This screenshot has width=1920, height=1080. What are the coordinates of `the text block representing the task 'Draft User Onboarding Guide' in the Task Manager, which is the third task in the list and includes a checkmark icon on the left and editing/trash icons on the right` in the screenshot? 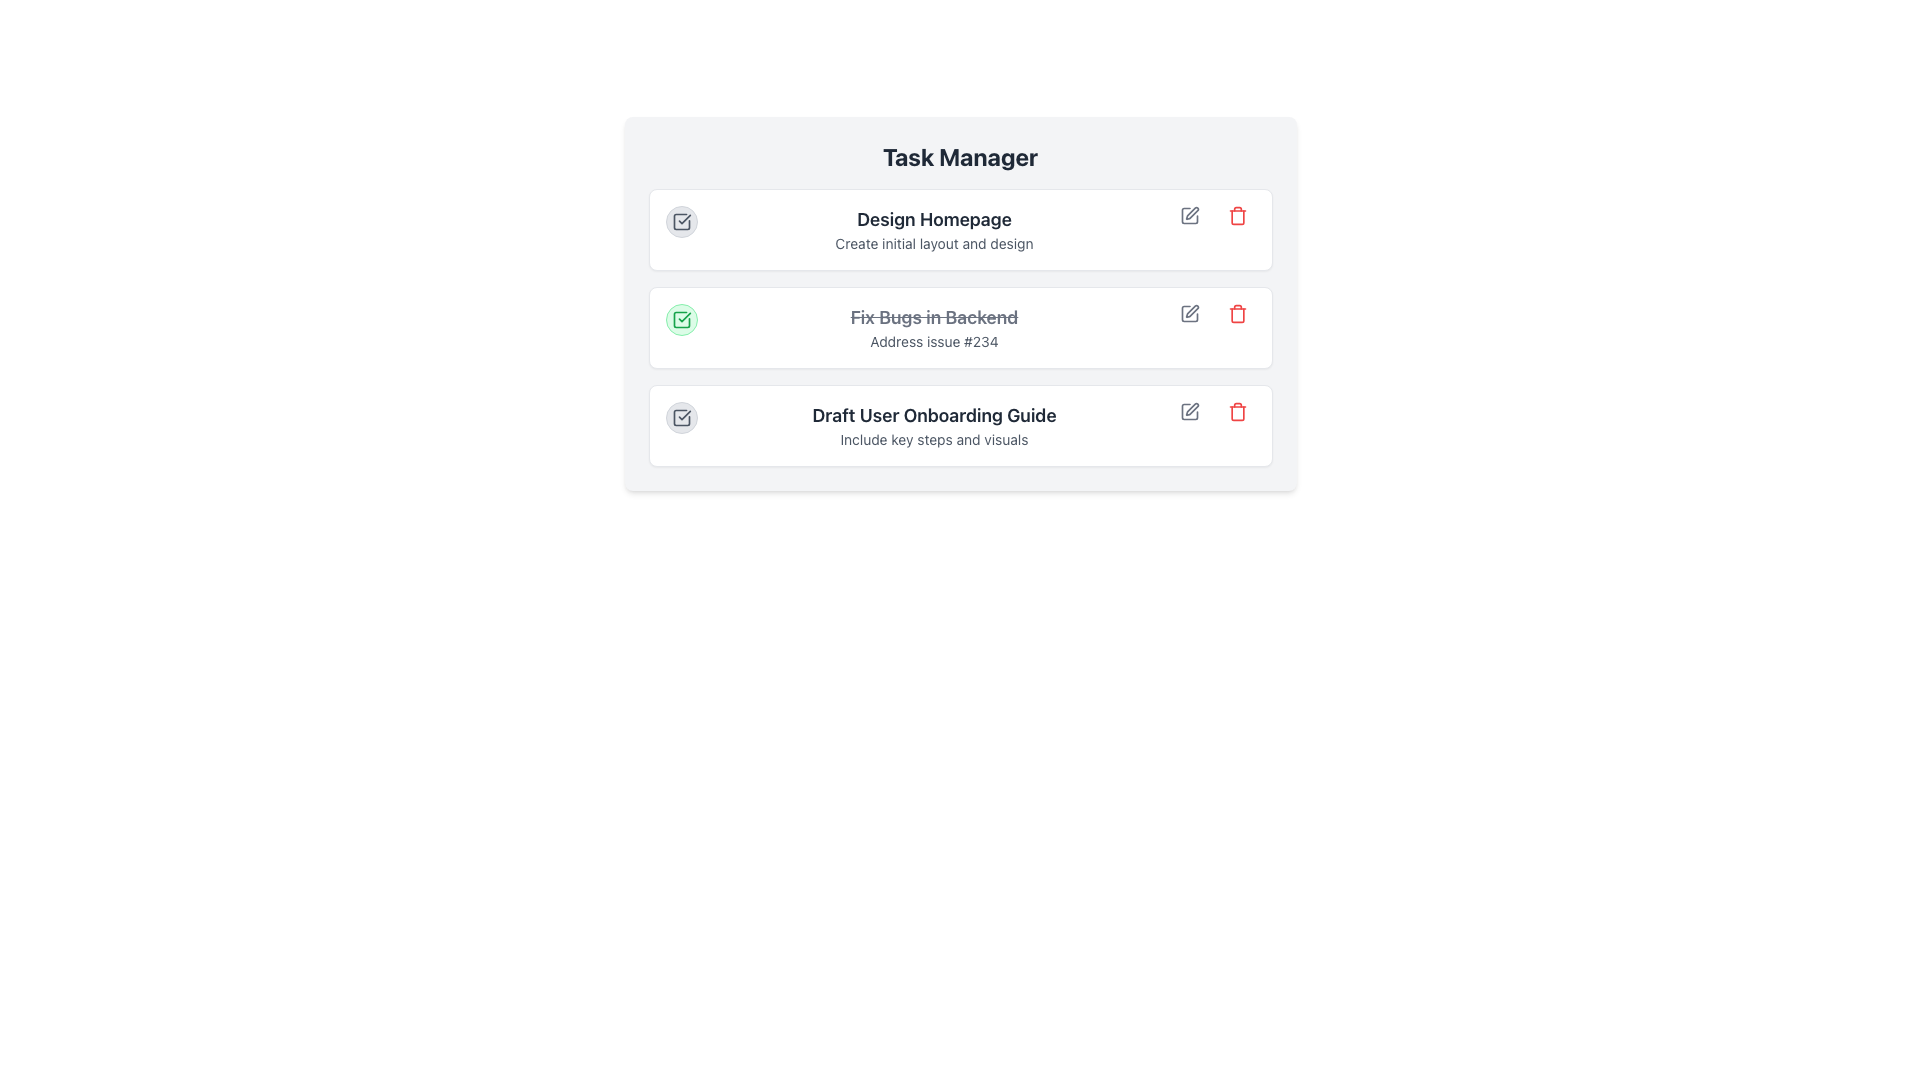 It's located at (933, 424).